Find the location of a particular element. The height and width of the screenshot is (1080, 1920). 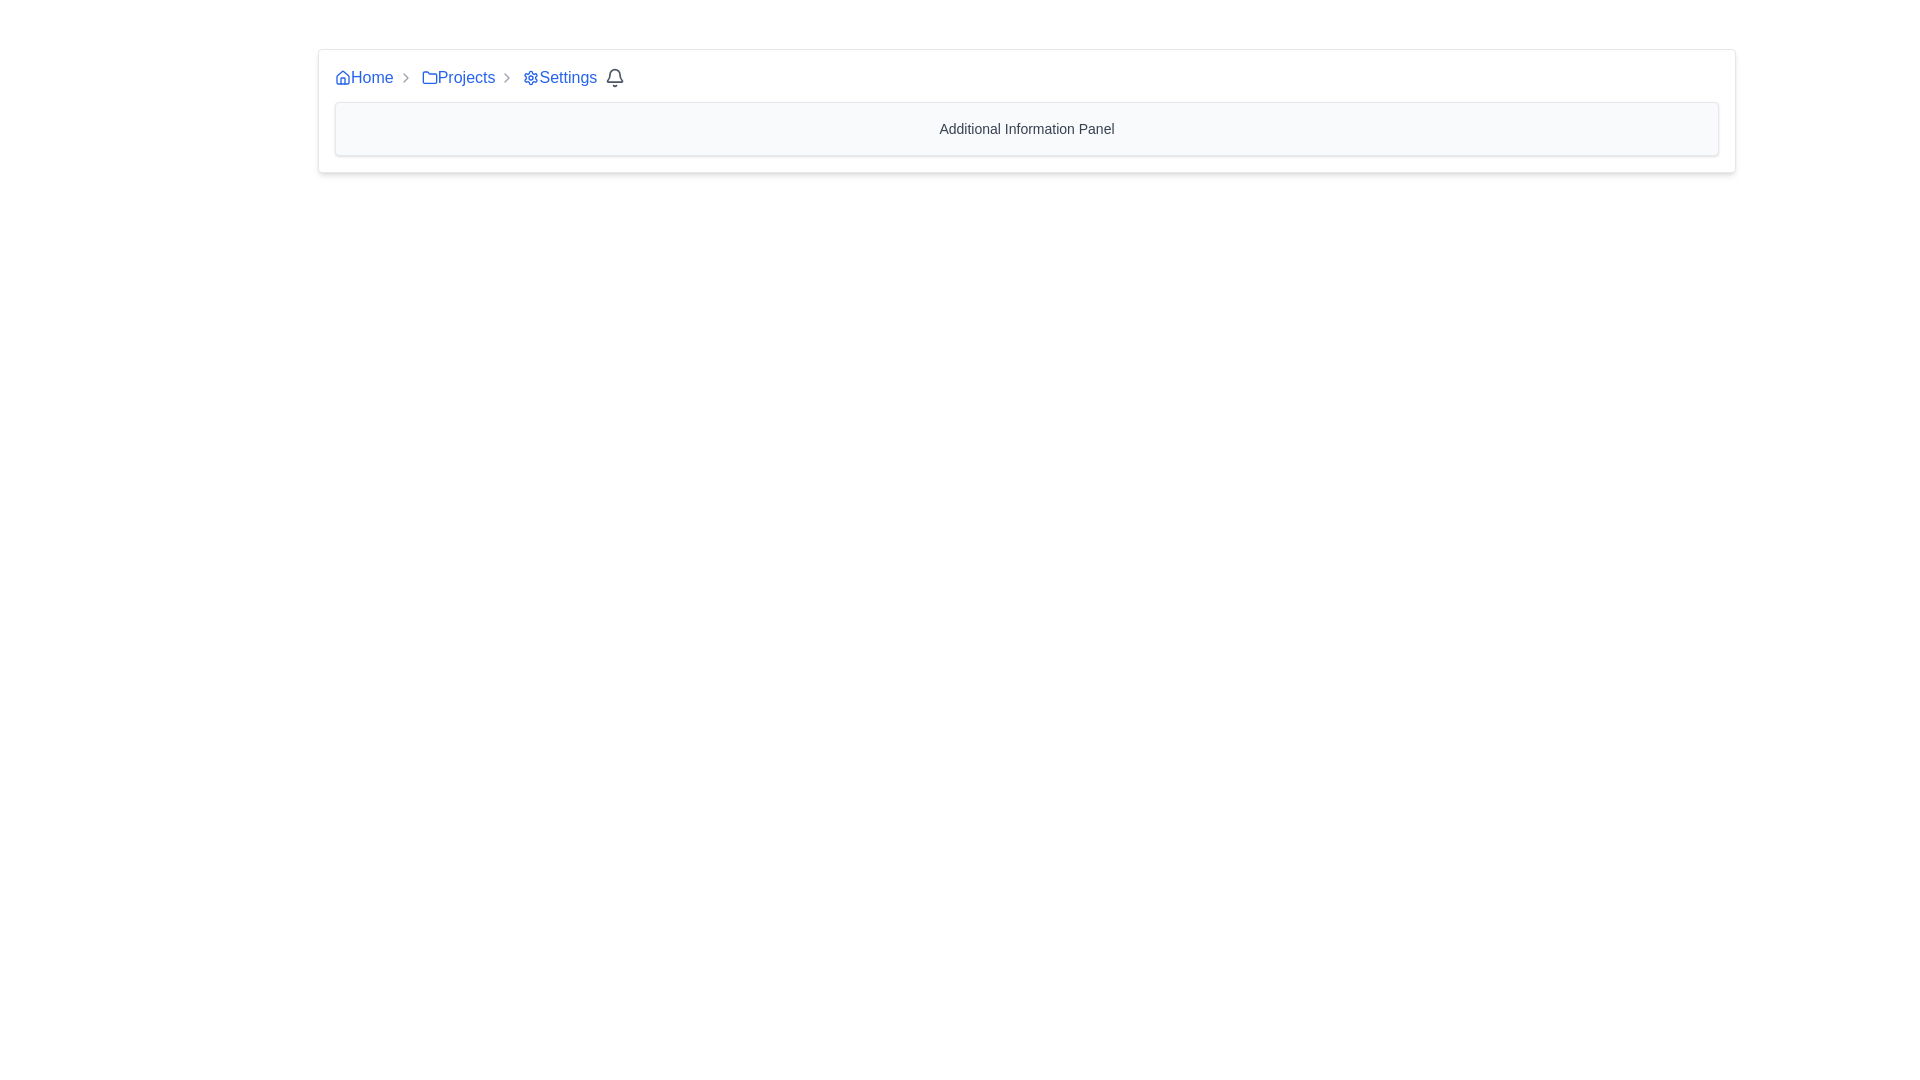

text displayed in the 'Additional Information Panel', which has a light gray background and rounded corners is located at coordinates (1027, 128).